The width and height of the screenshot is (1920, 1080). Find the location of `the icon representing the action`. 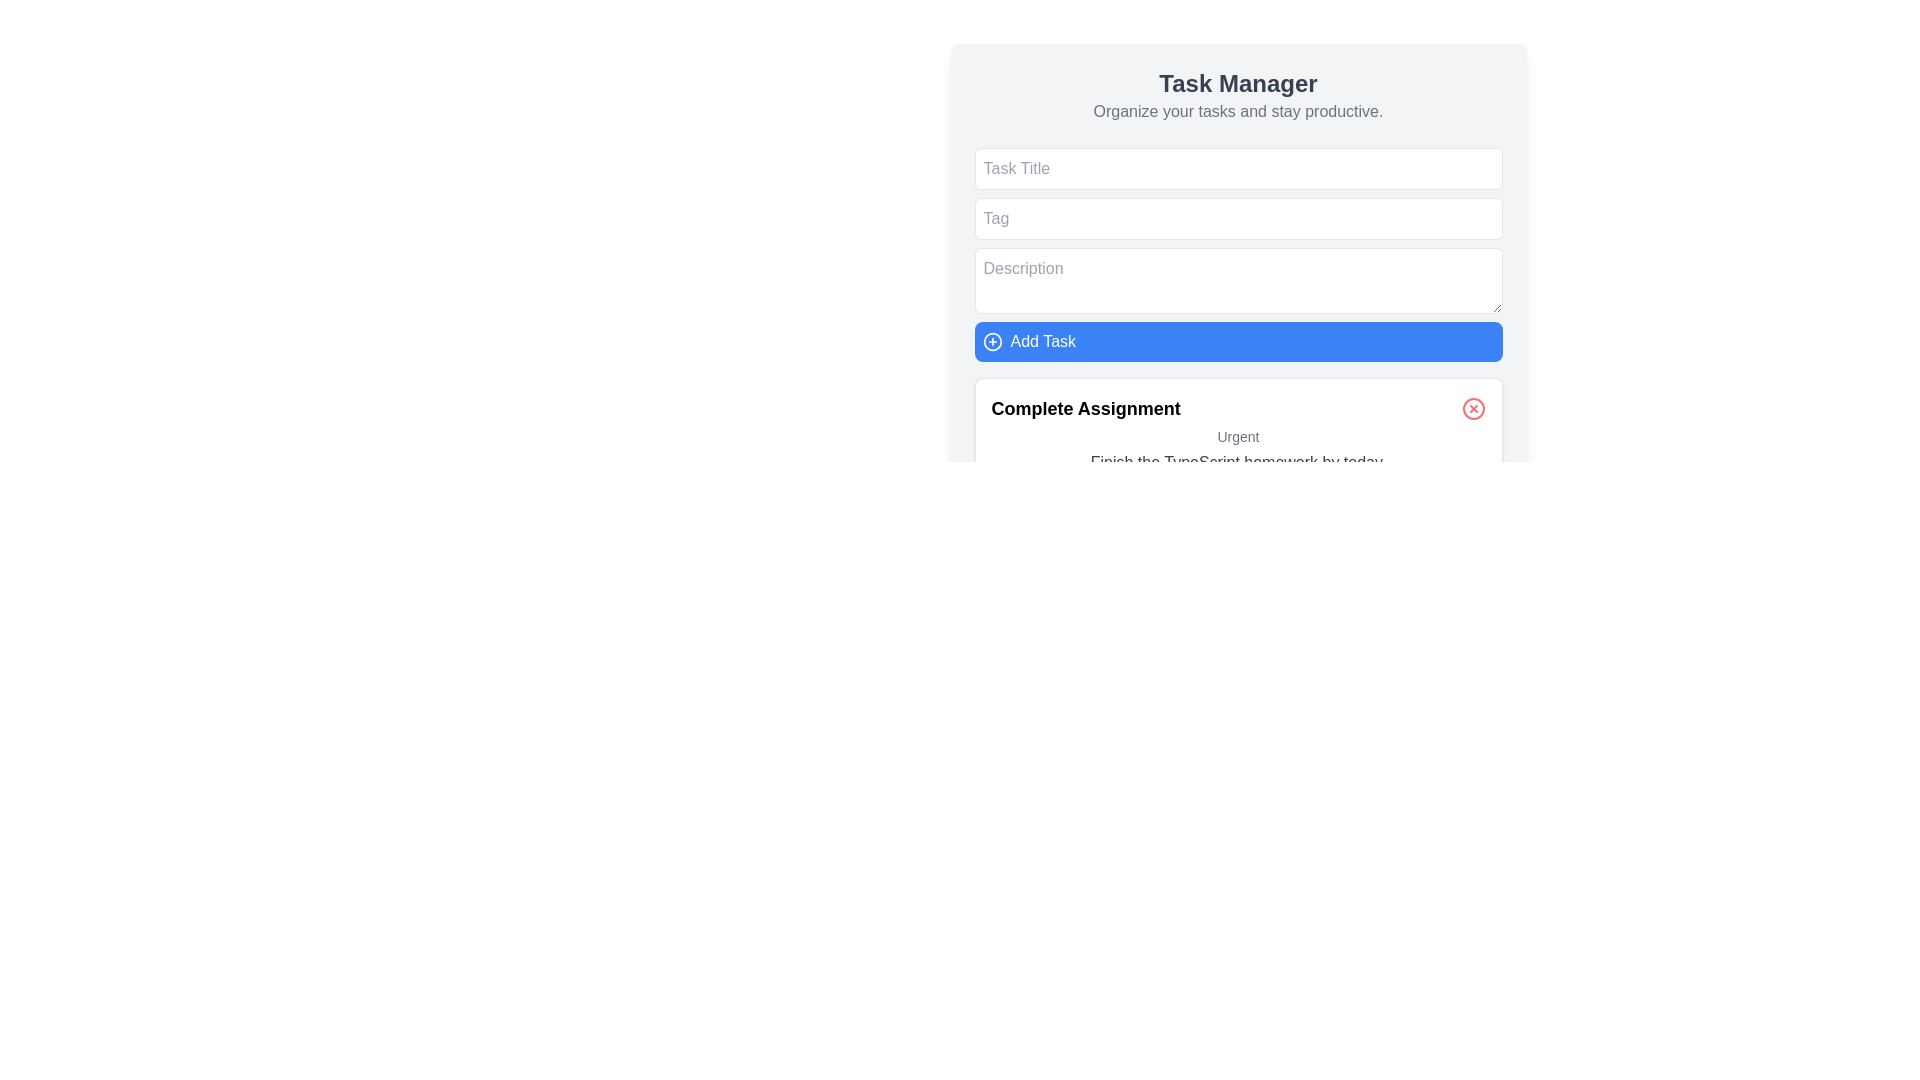

the icon representing the action is located at coordinates (992, 341).